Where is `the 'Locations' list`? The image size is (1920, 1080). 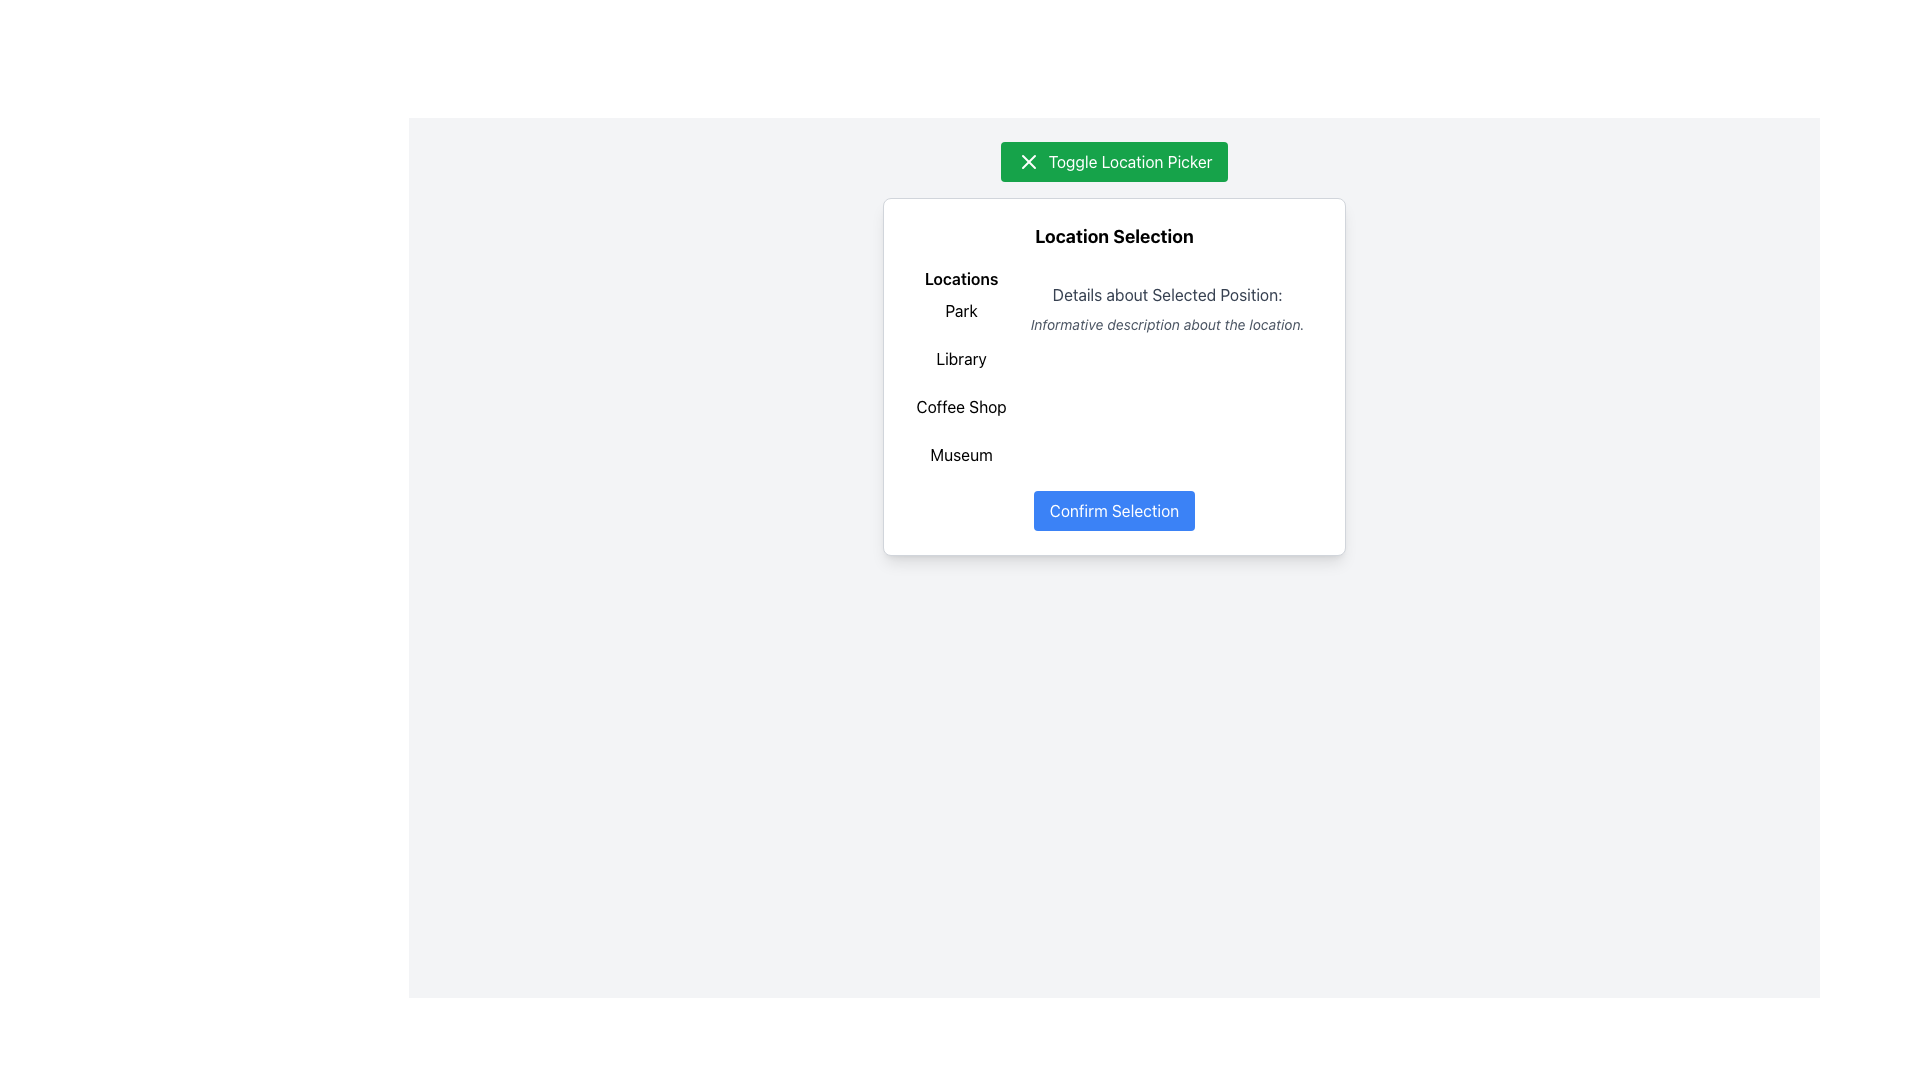
the 'Locations' list is located at coordinates (961, 370).